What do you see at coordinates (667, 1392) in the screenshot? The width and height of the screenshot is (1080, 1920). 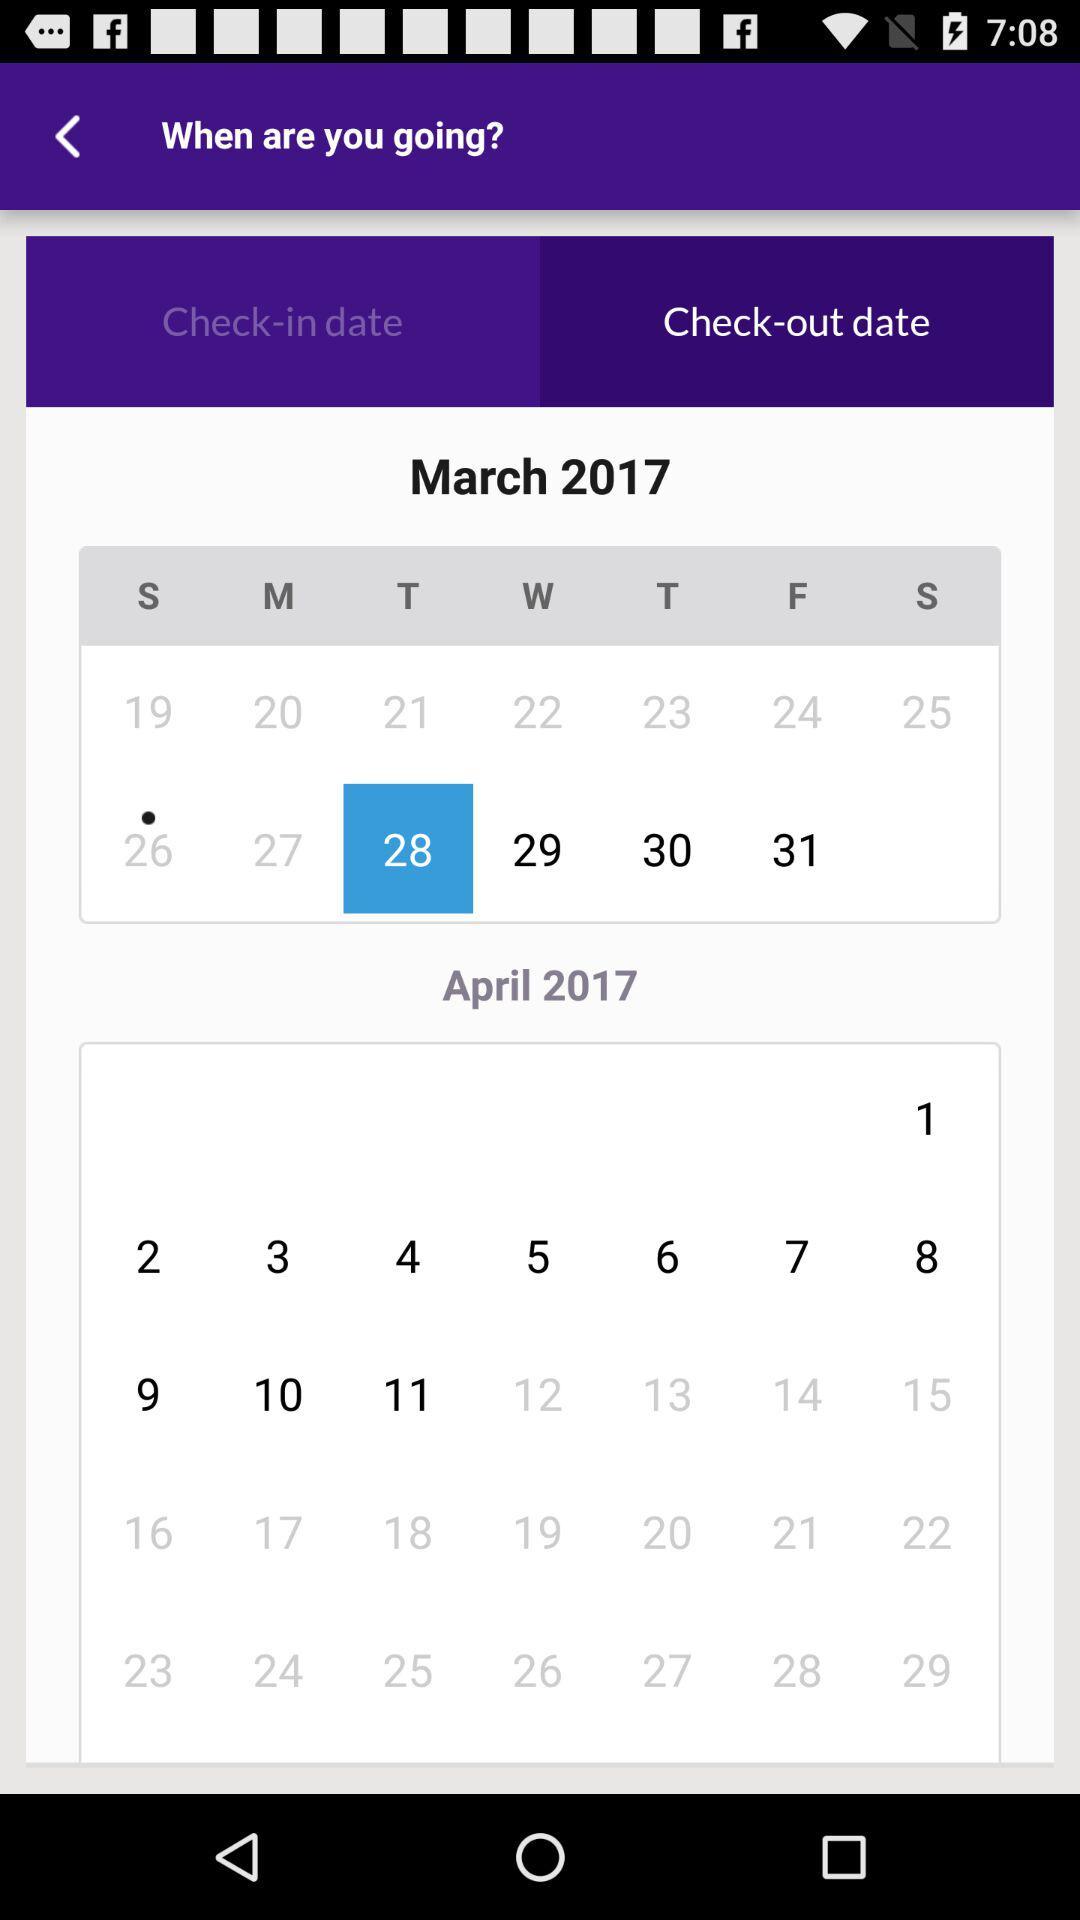 I see `item above 19 item` at bounding box center [667, 1392].